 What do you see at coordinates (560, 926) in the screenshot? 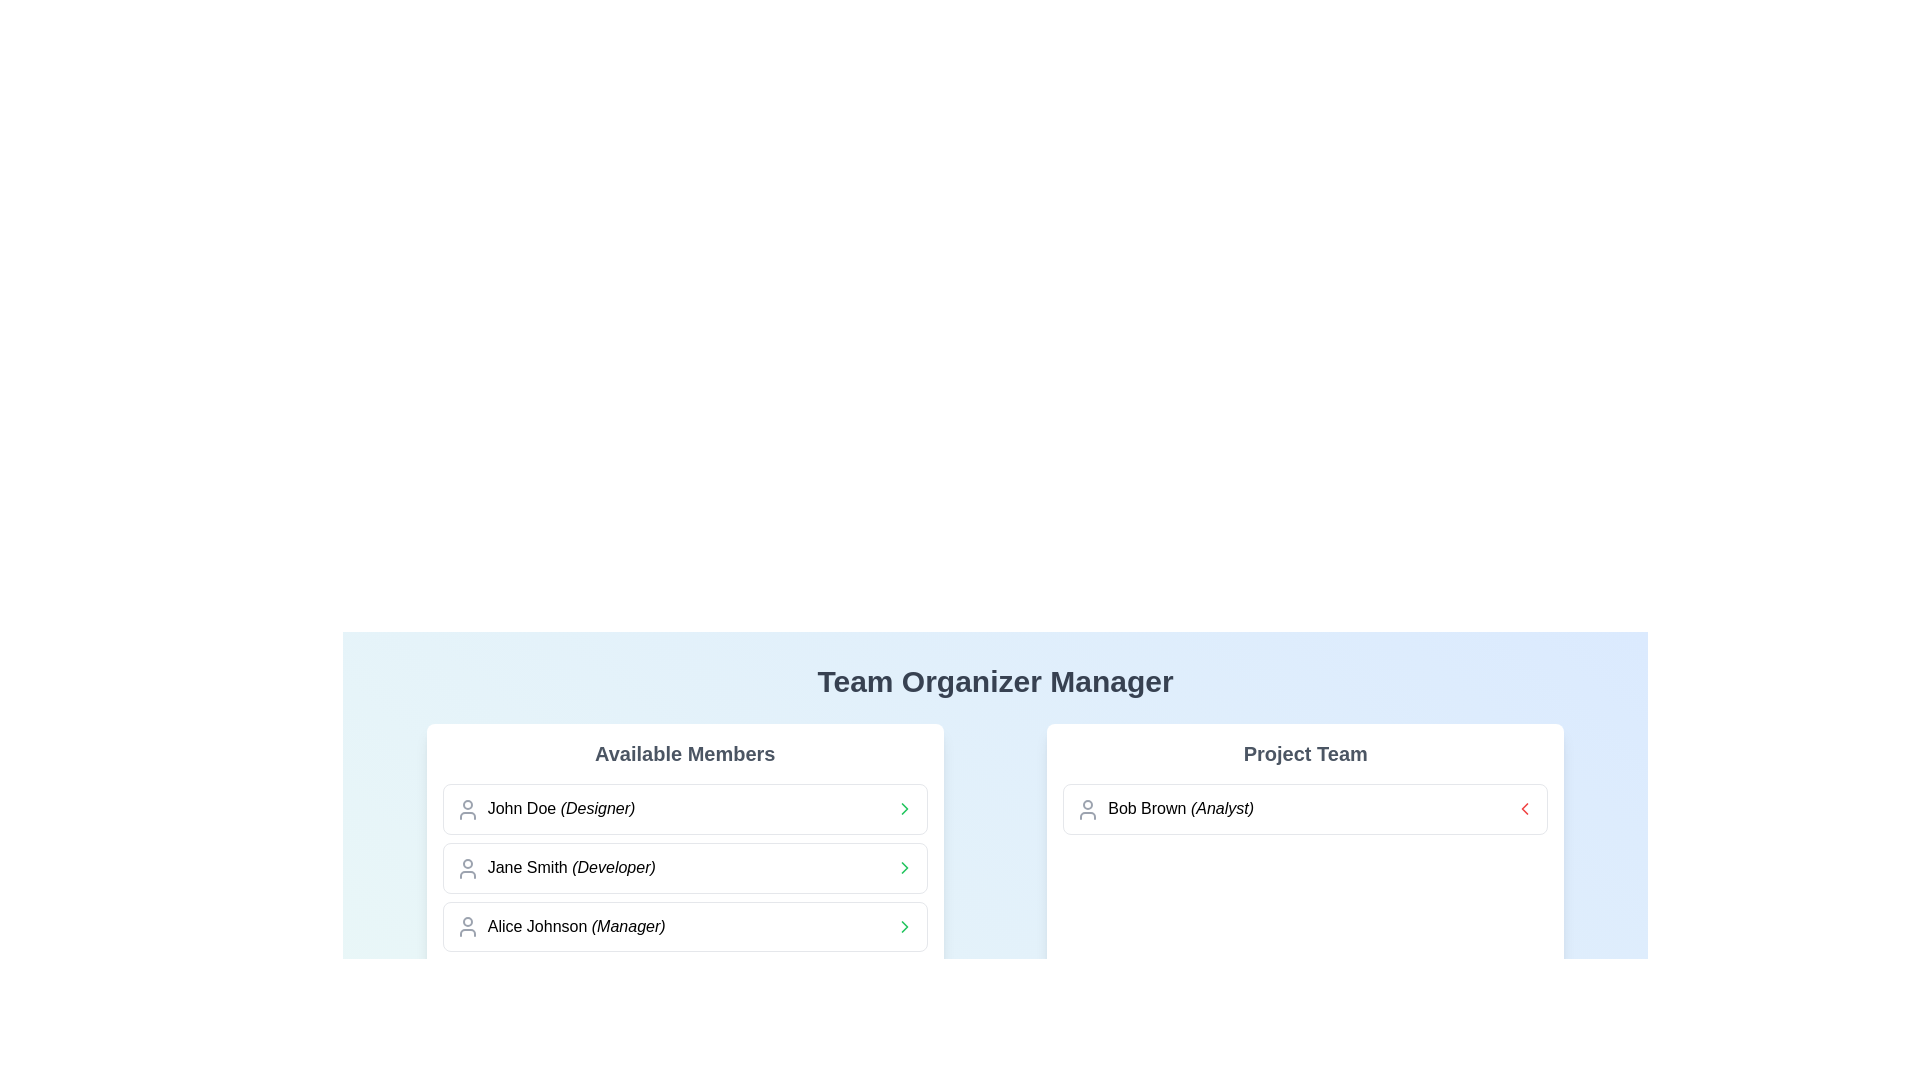
I see `the static text component displaying 'Alice Johnson (Manager)' in the 'Available Members' section of the interface` at bounding box center [560, 926].